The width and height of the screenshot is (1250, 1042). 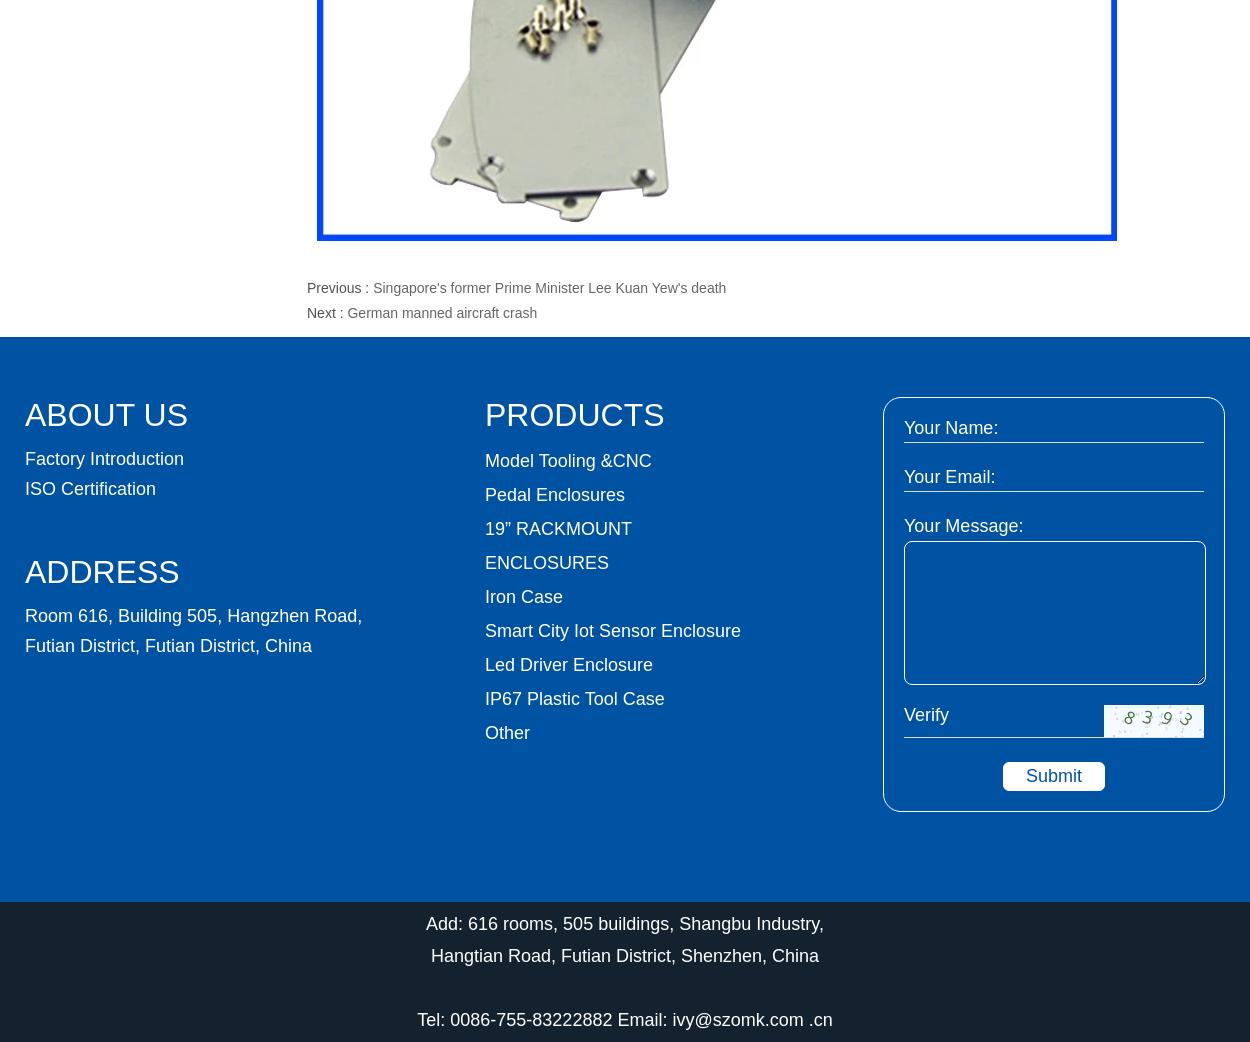 I want to click on 'Smart City Iot Sensor Enclosure', so click(x=612, y=631).